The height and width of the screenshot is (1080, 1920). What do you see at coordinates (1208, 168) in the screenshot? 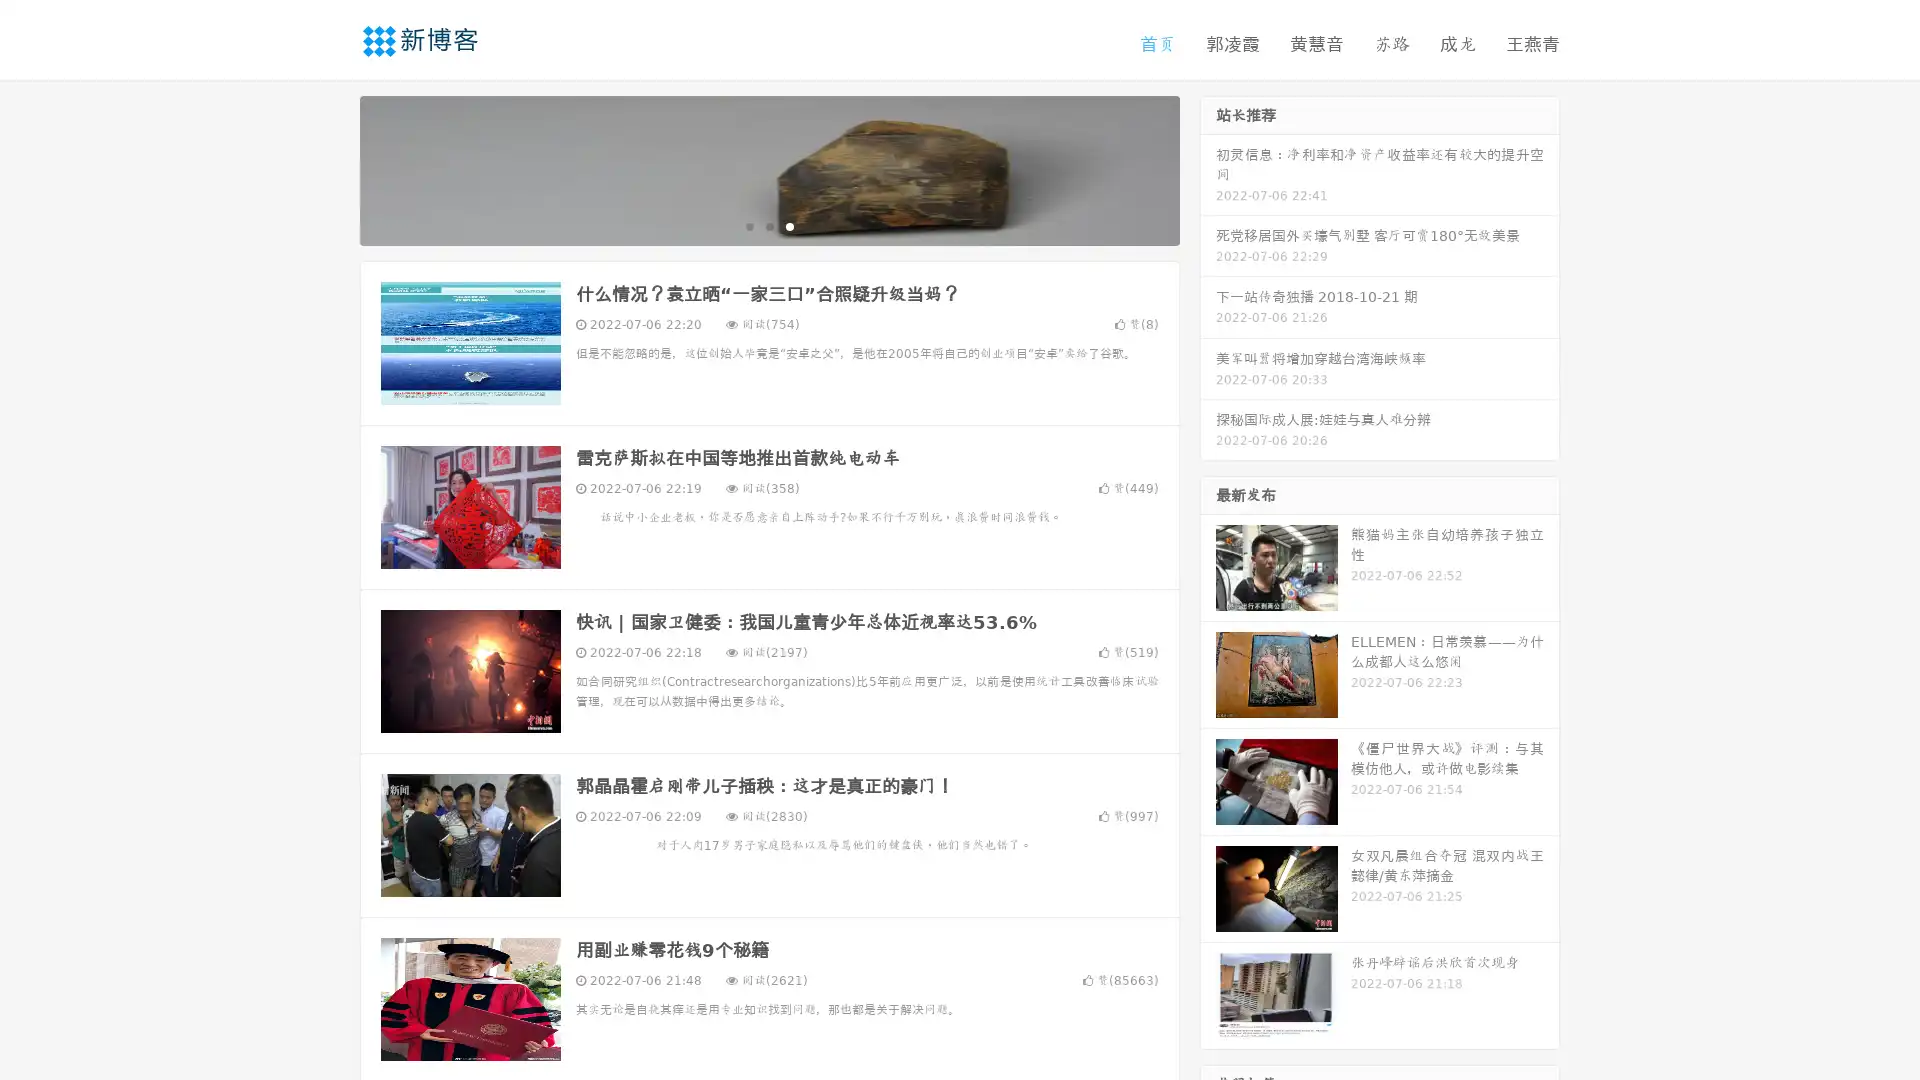
I see `Next slide` at bounding box center [1208, 168].